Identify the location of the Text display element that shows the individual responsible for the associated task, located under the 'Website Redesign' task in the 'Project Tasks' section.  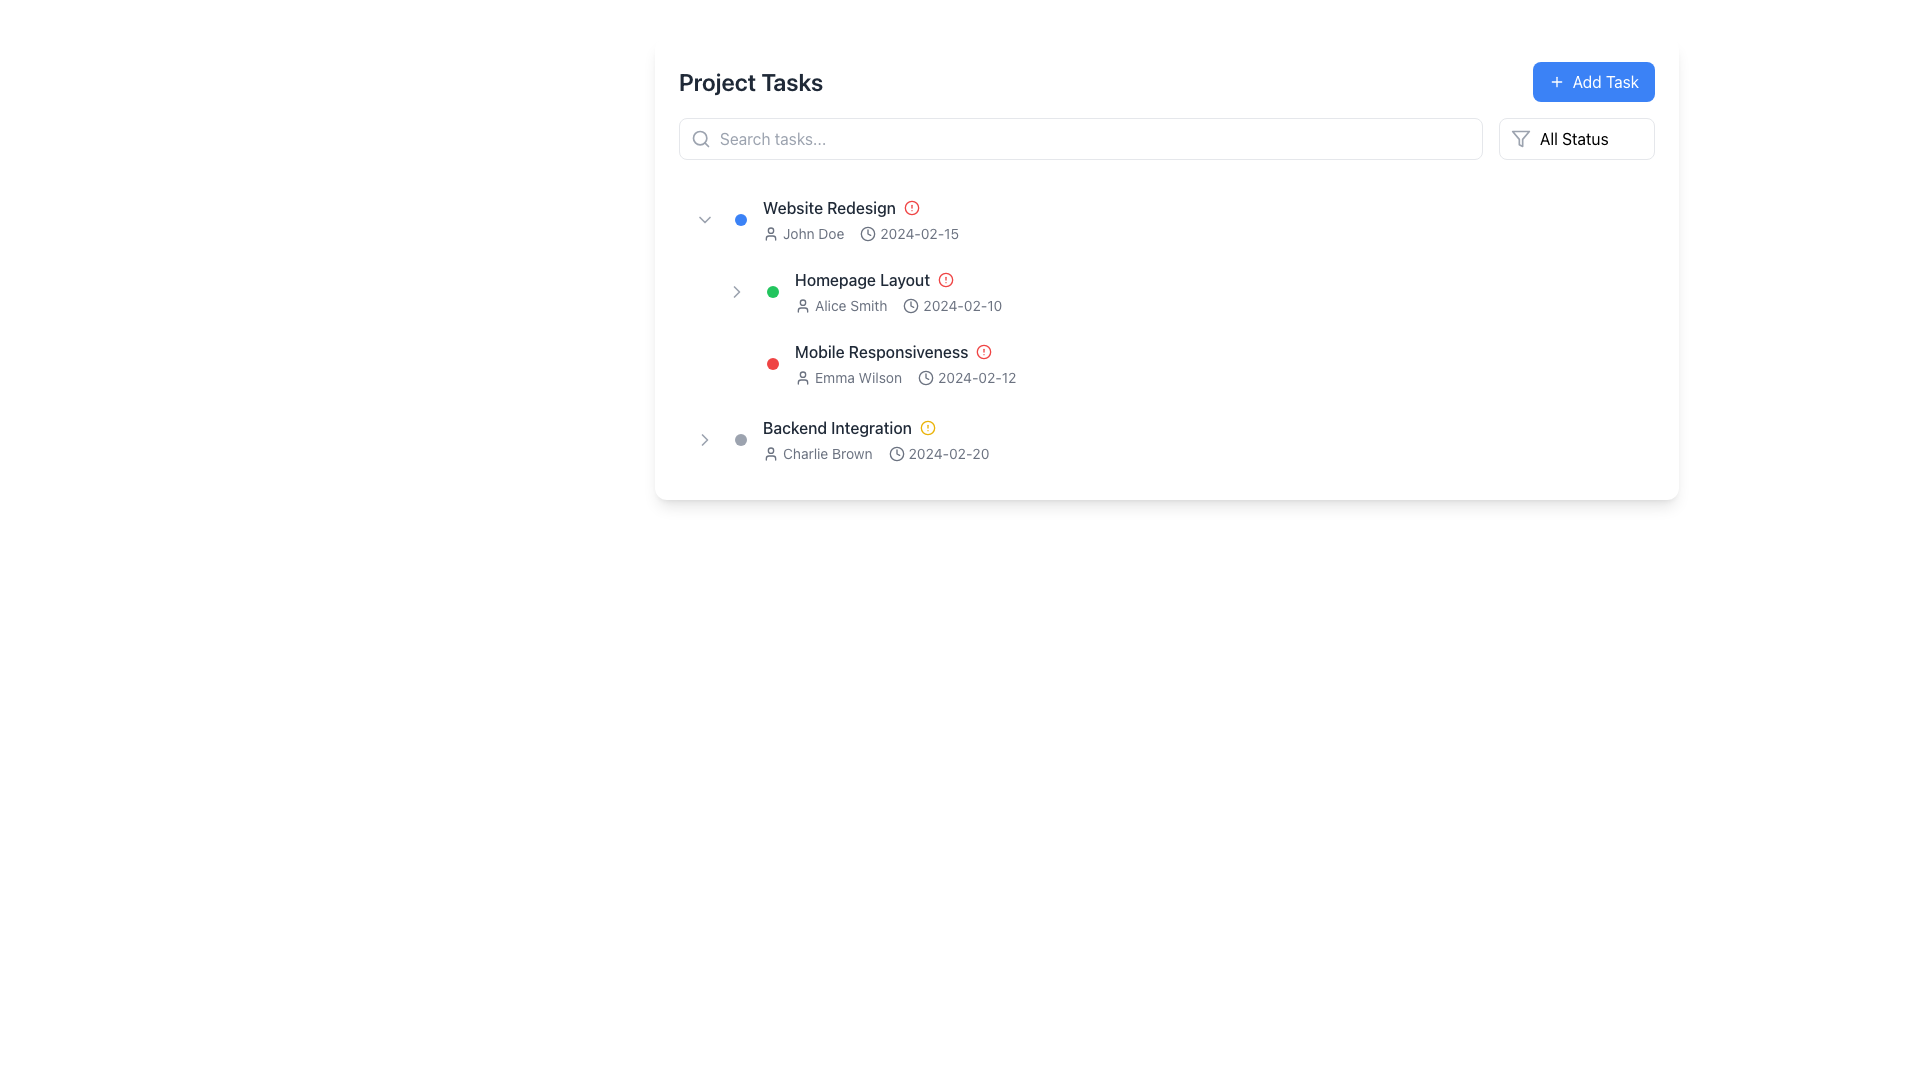
(813, 233).